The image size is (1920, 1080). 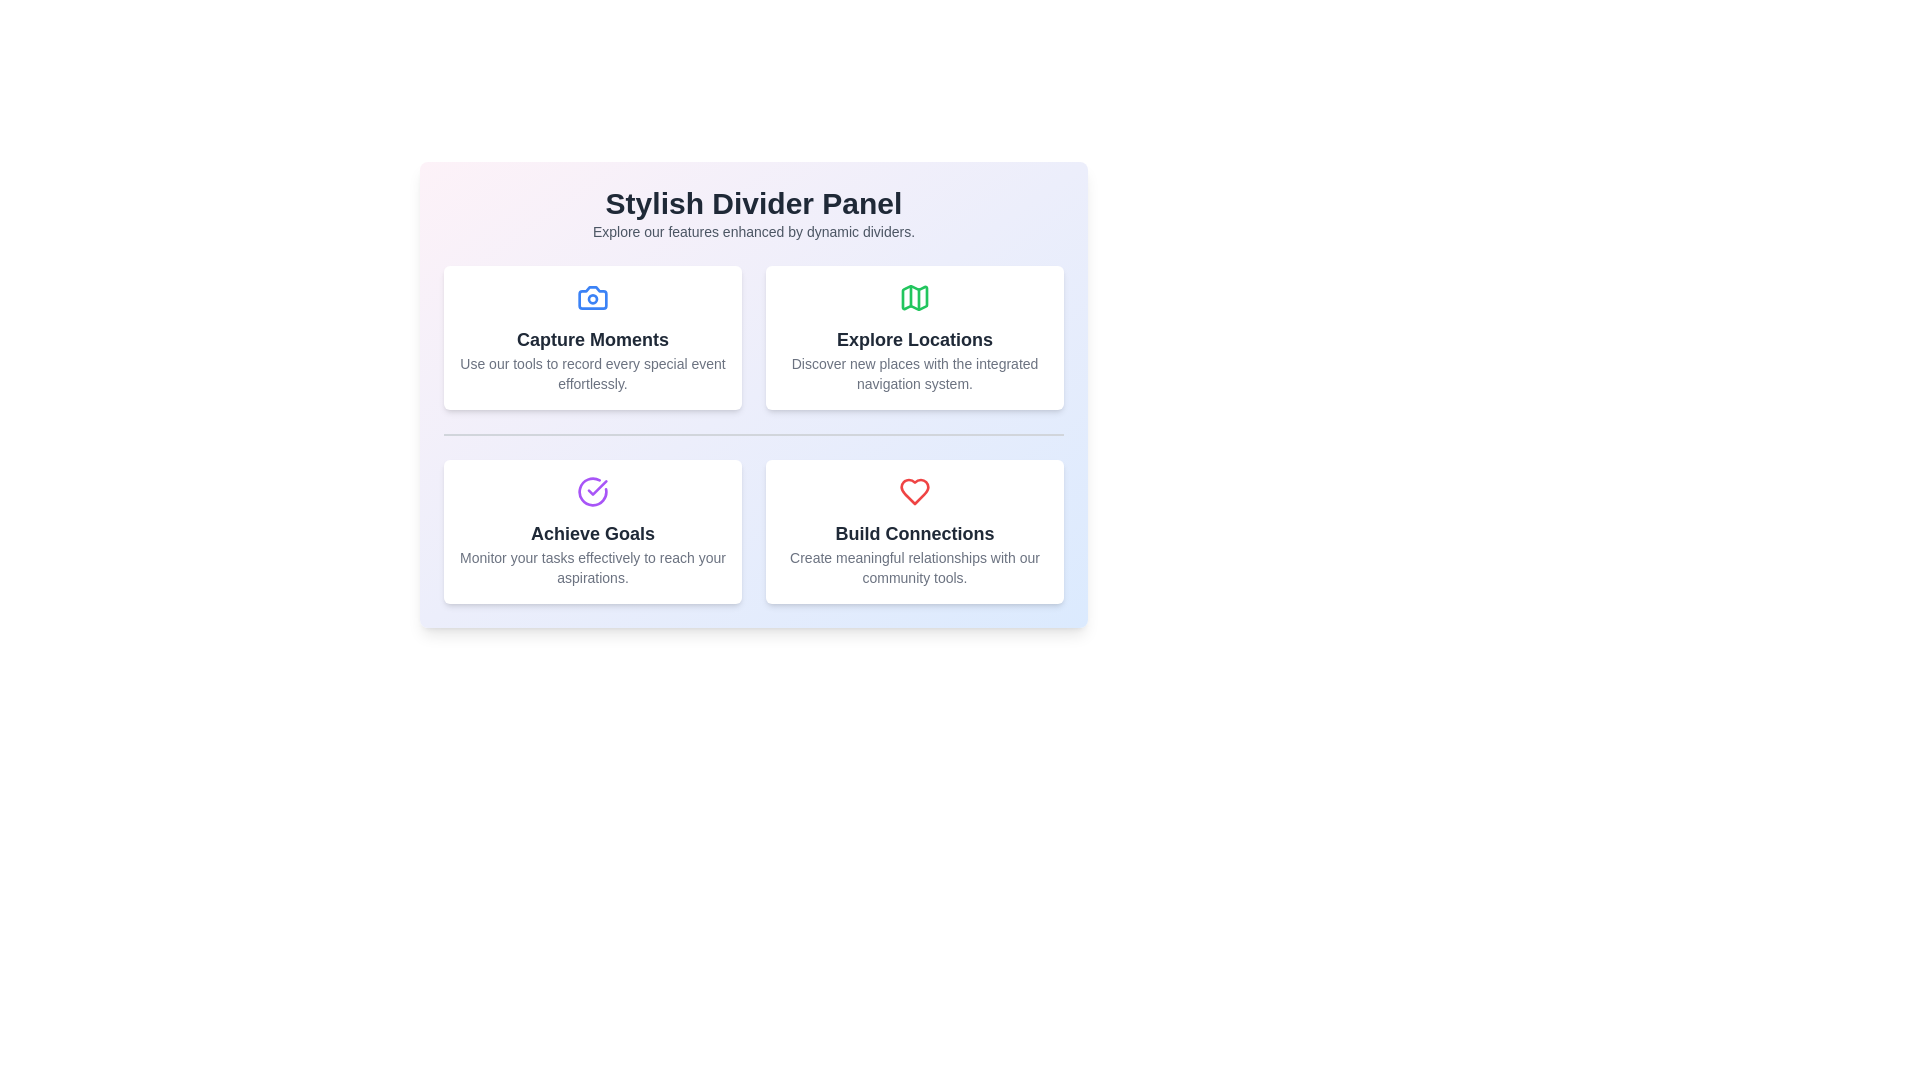 I want to click on the heart-shaped icon outlined in red, located above the text 'Build Connections' in the fourth card of the grid, so click(x=914, y=492).